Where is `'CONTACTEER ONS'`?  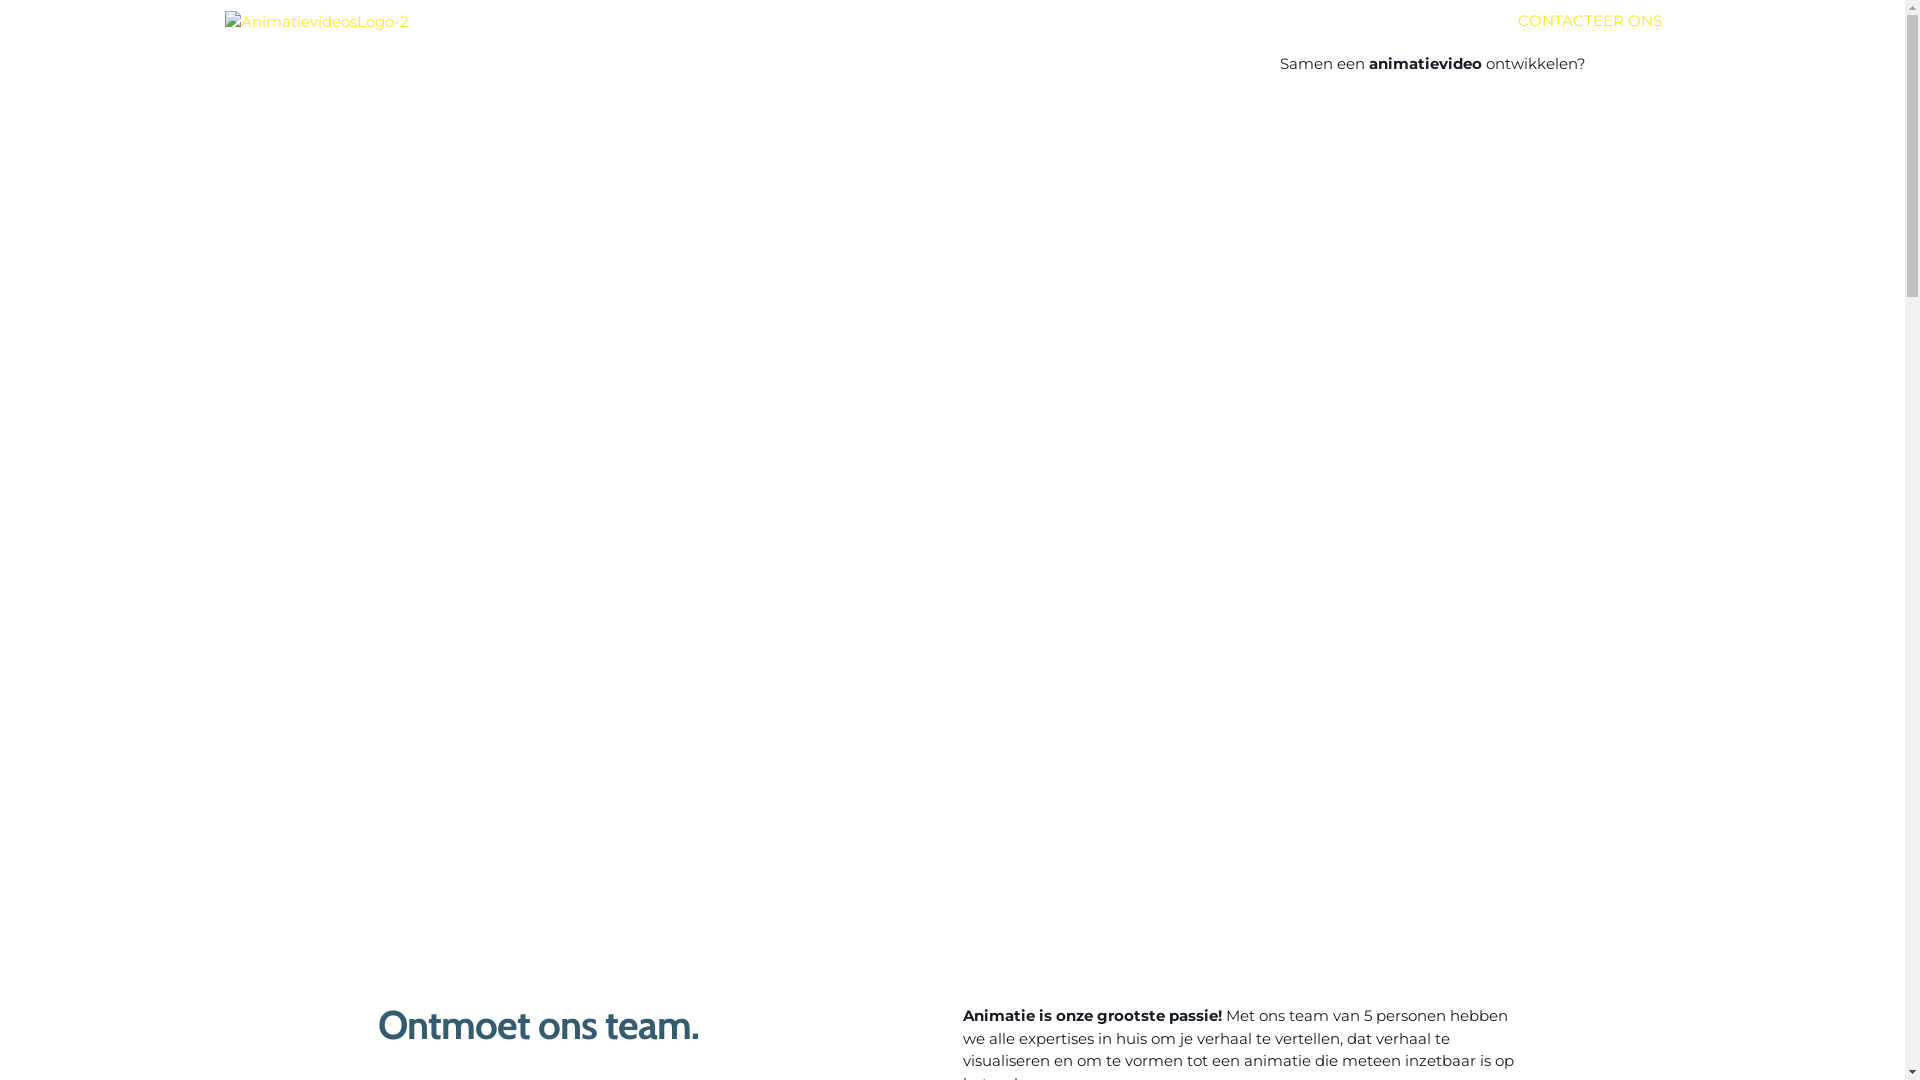
'CONTACTEER ONS' is located at coordinates (1586, 21).